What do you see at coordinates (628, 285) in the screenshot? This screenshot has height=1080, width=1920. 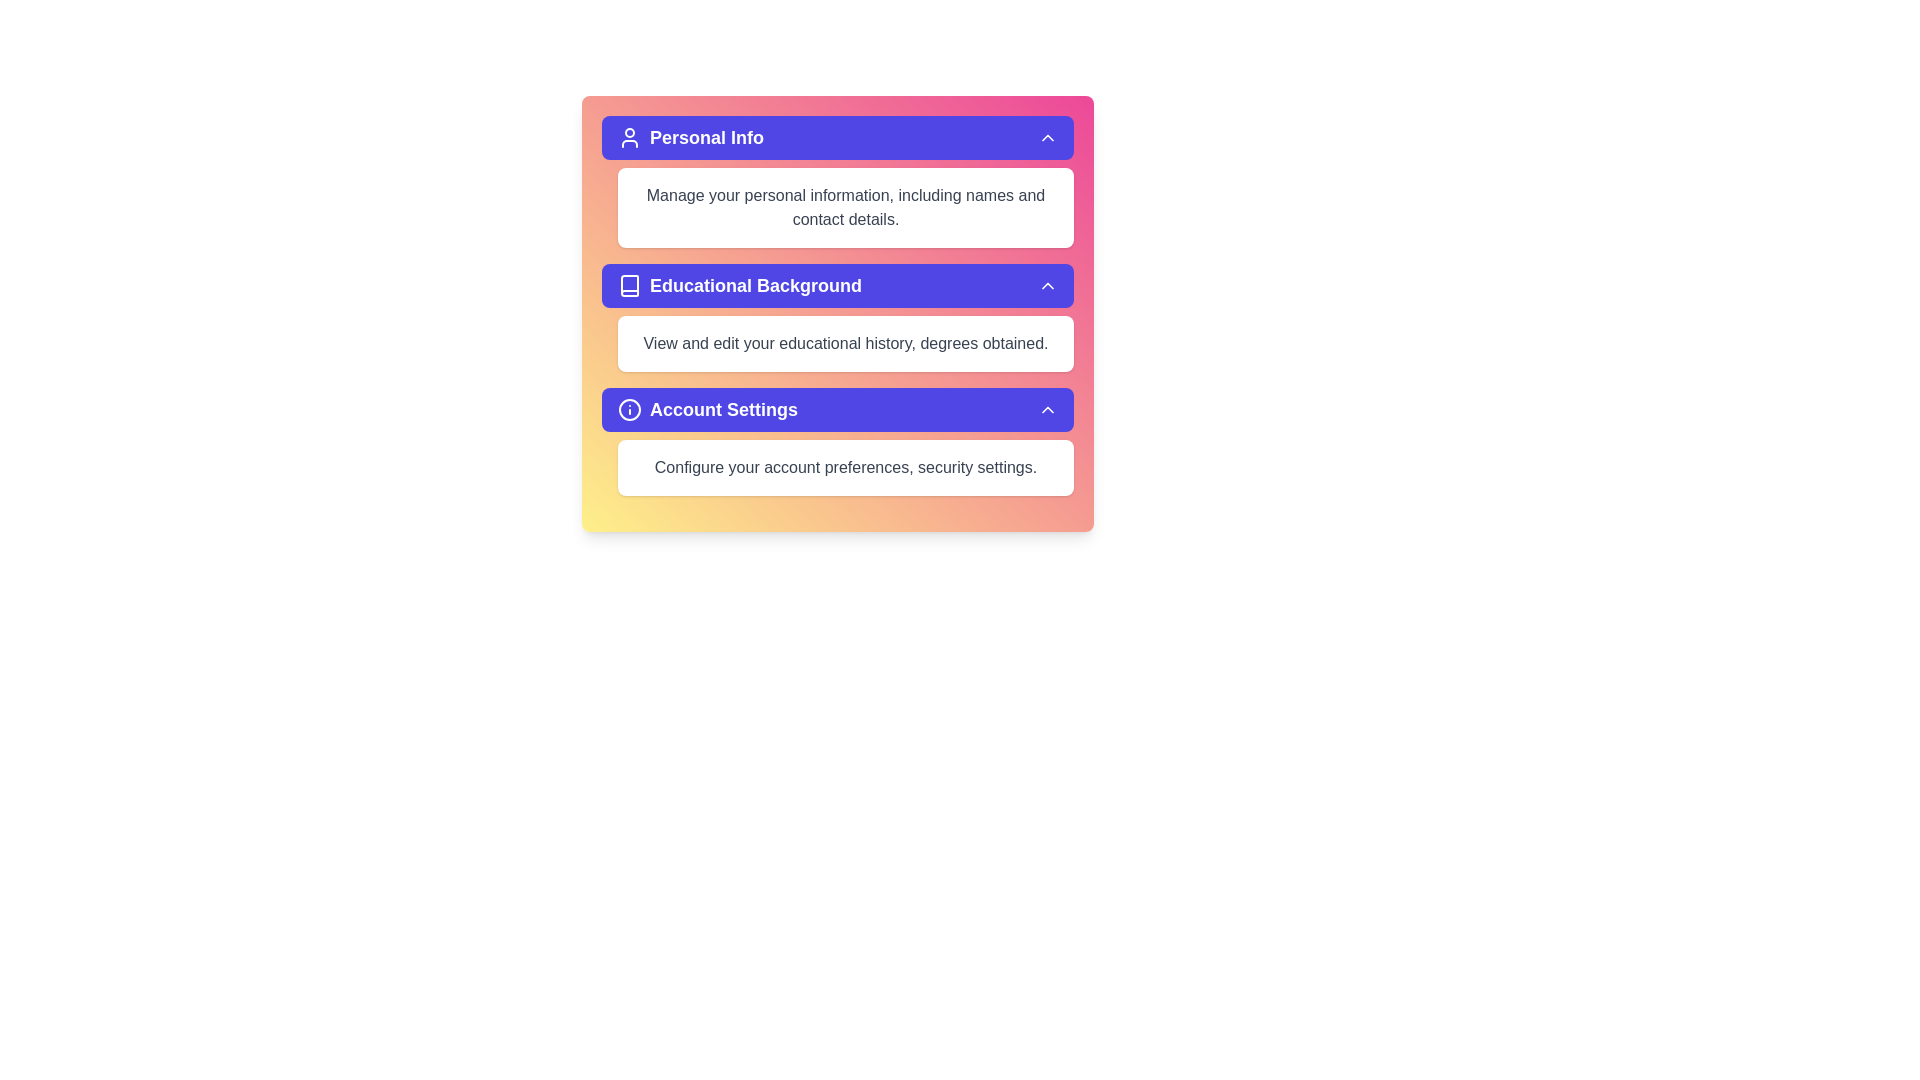 I see `the icon of the section labeled Educational Background` at bounding box center [628, 285].